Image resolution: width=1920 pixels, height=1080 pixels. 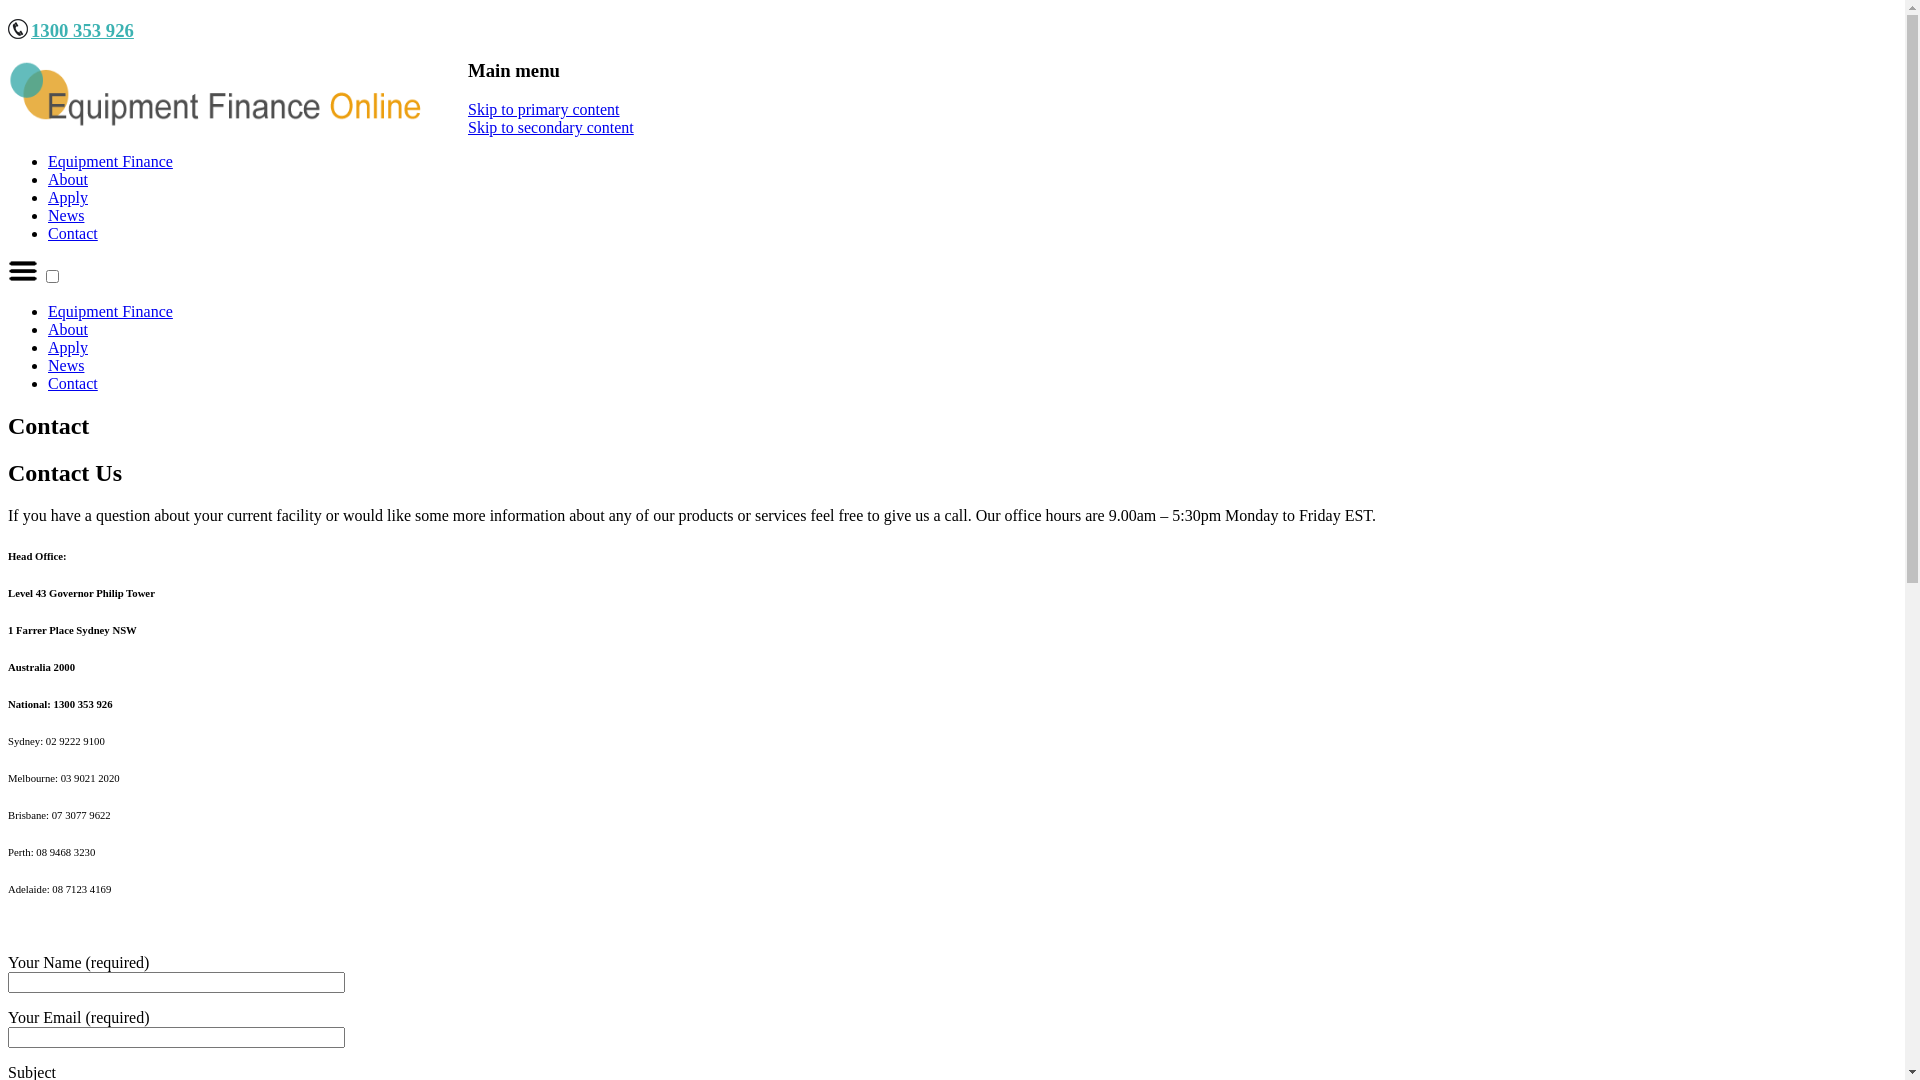 I want to click on 'About', so click(x=67, y=328).